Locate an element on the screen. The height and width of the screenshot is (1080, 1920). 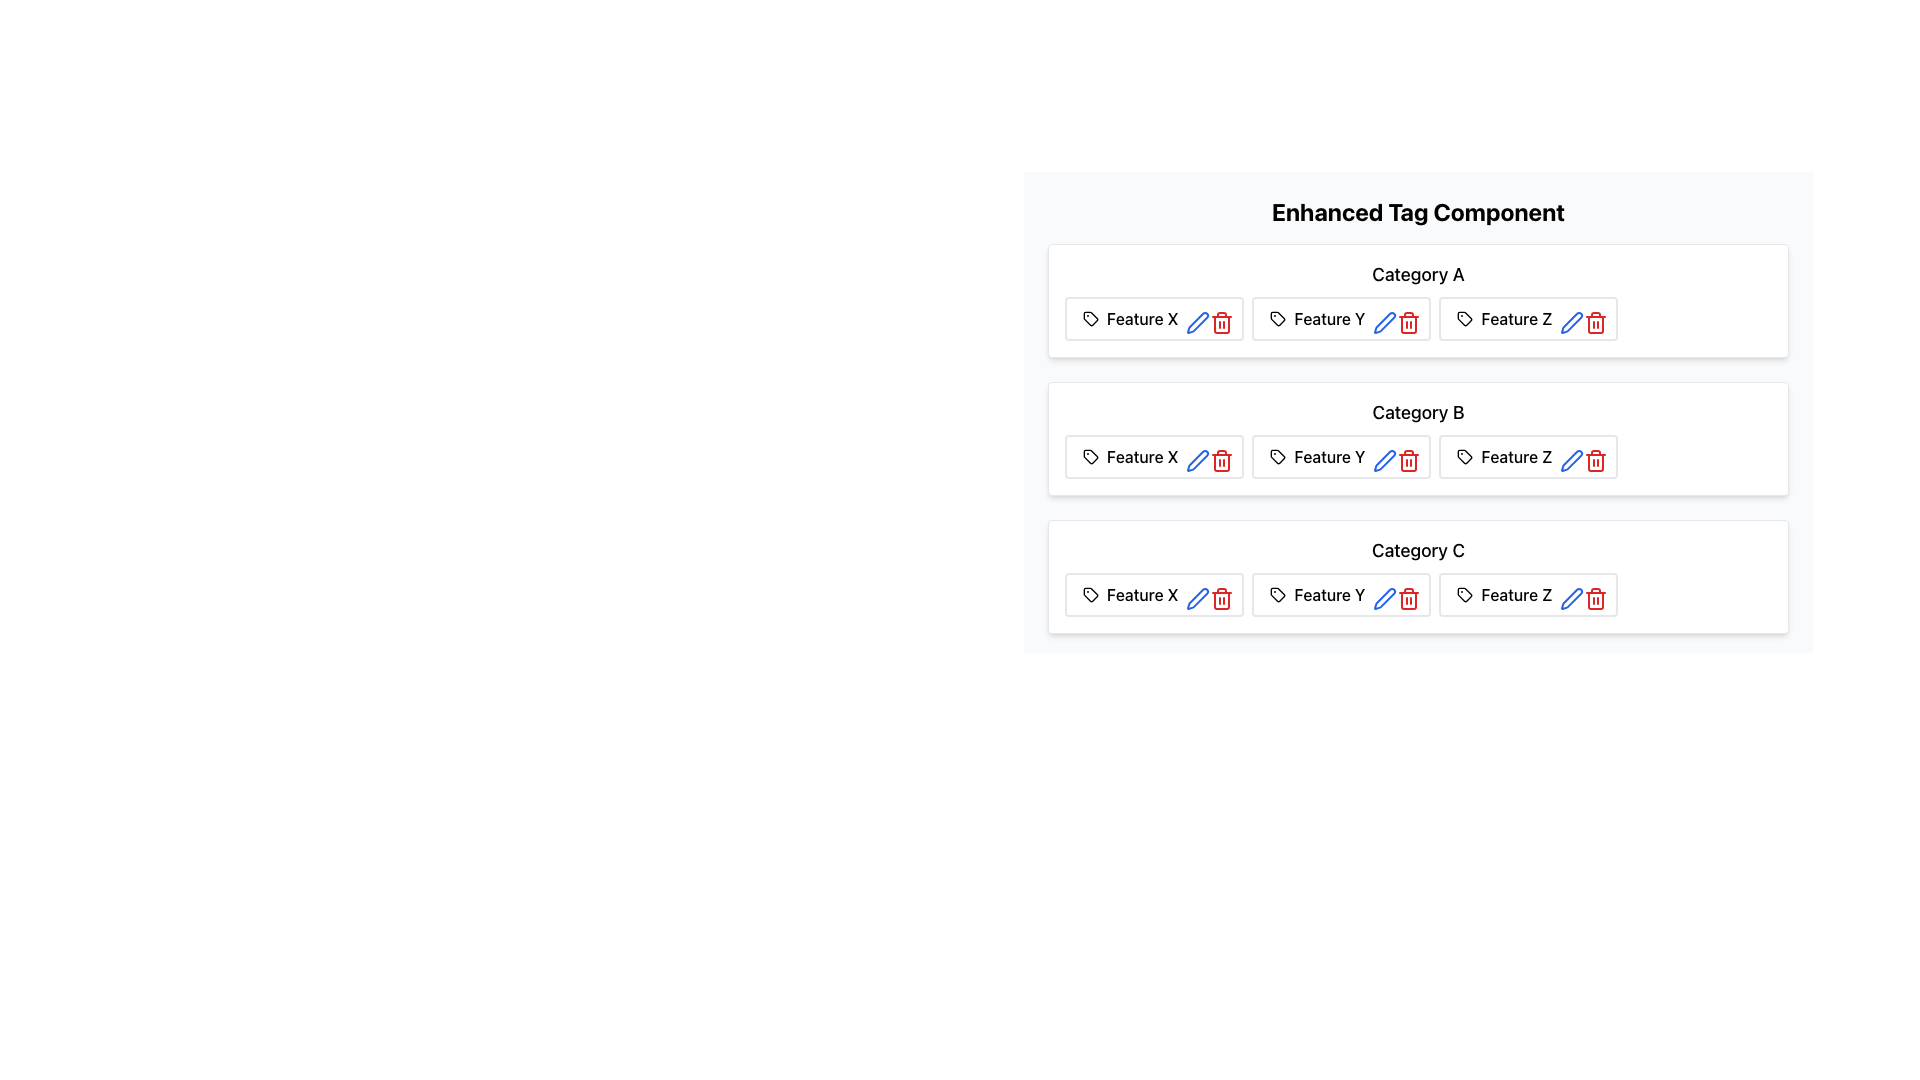
the button labeled 'Feature Y', which is a rectangular button with rounded corners, yellow background, and black icon, as a visual indicator is located at coordinates (1341, 456).